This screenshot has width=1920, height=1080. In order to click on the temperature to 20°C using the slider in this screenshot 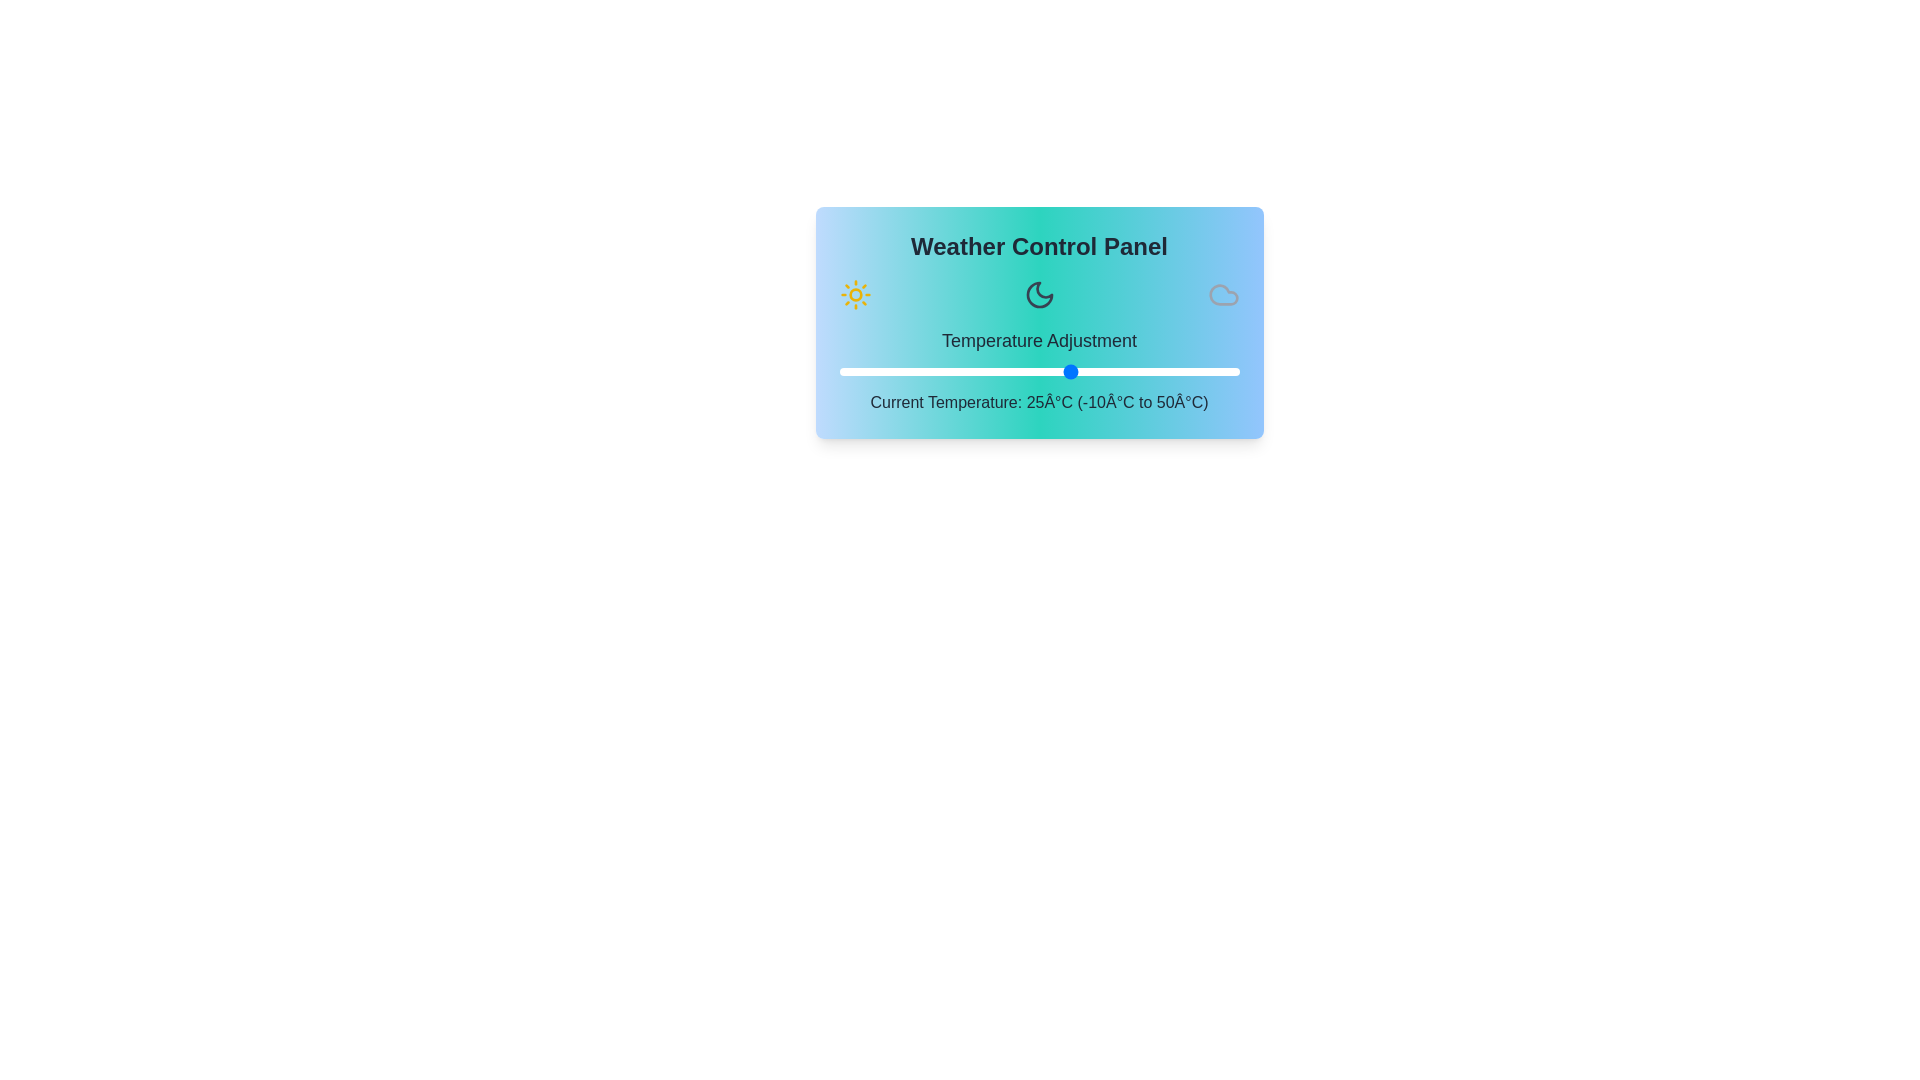, I will do `click(1039, 371)`.